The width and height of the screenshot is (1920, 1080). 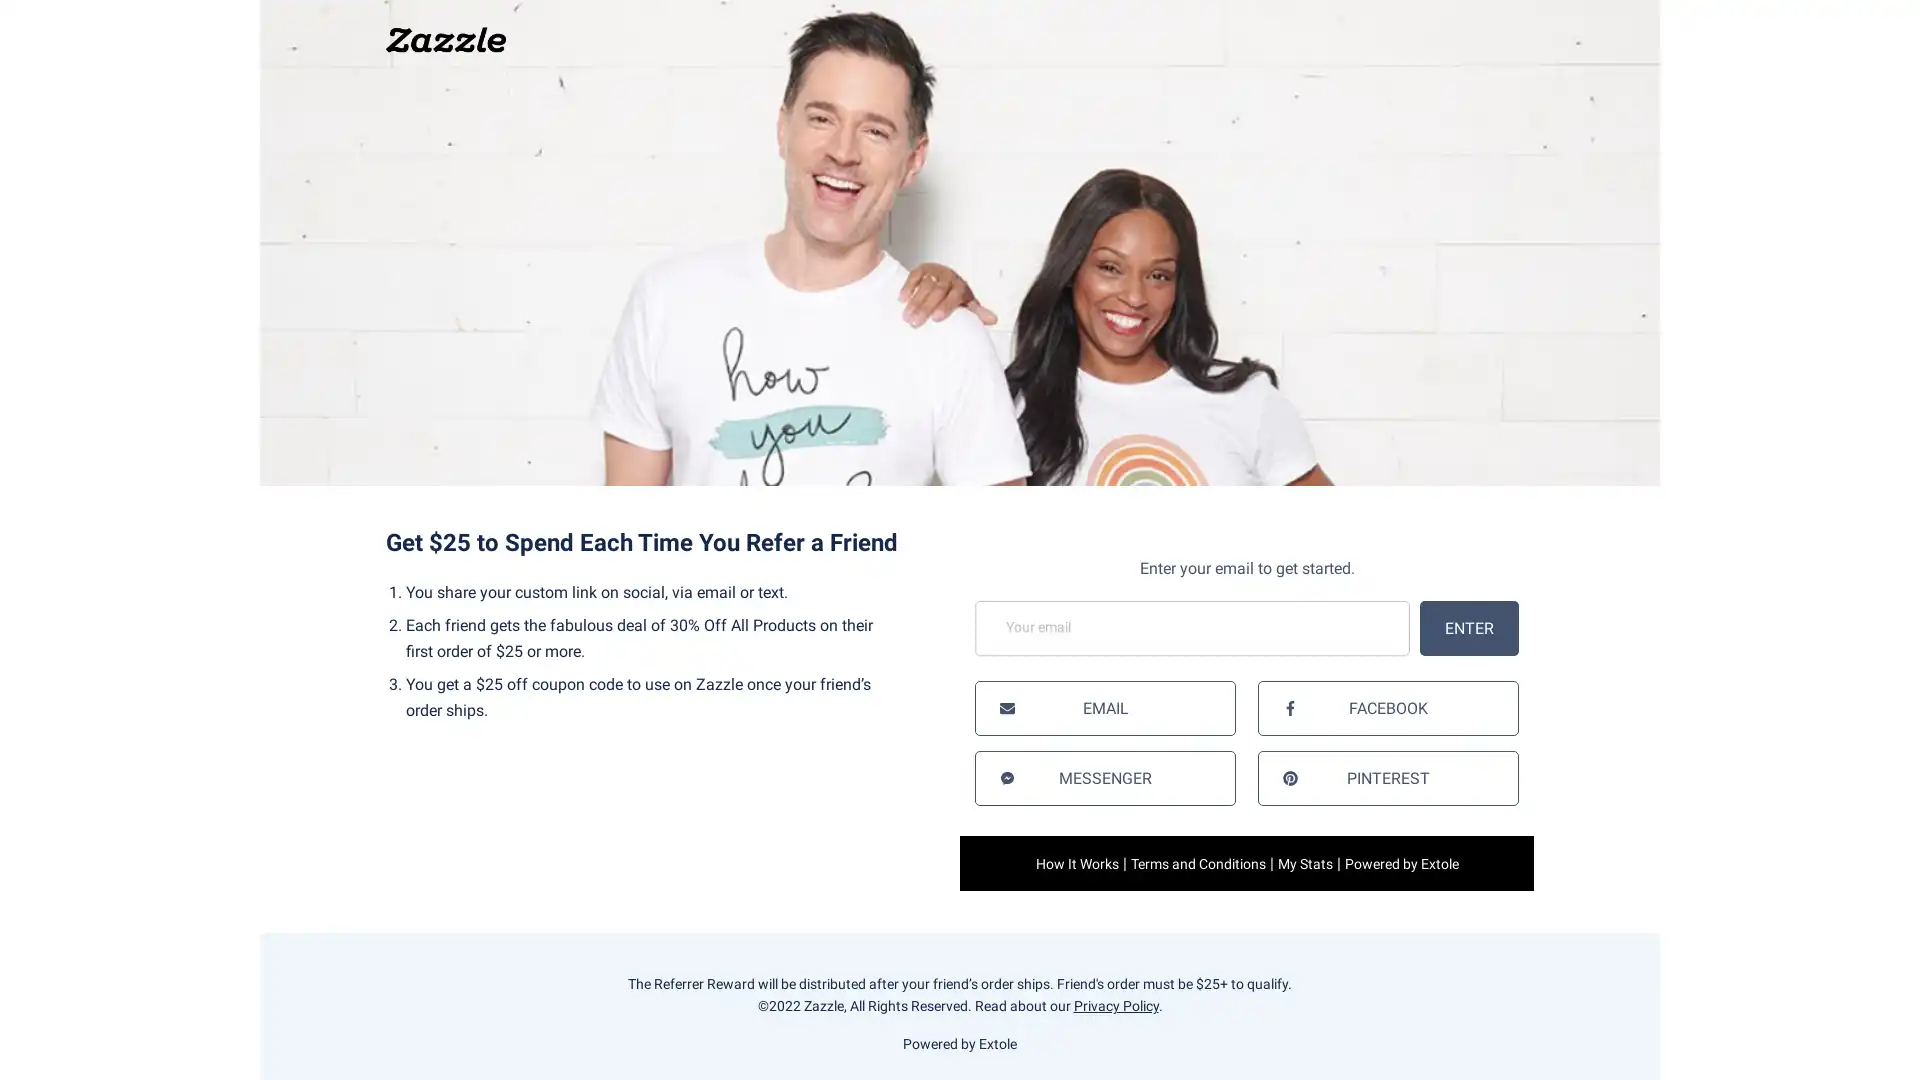 What do you see at coordinates (1386, 776) in the screenshot?
I see `pinterest` at bounding box center [1386, 776].